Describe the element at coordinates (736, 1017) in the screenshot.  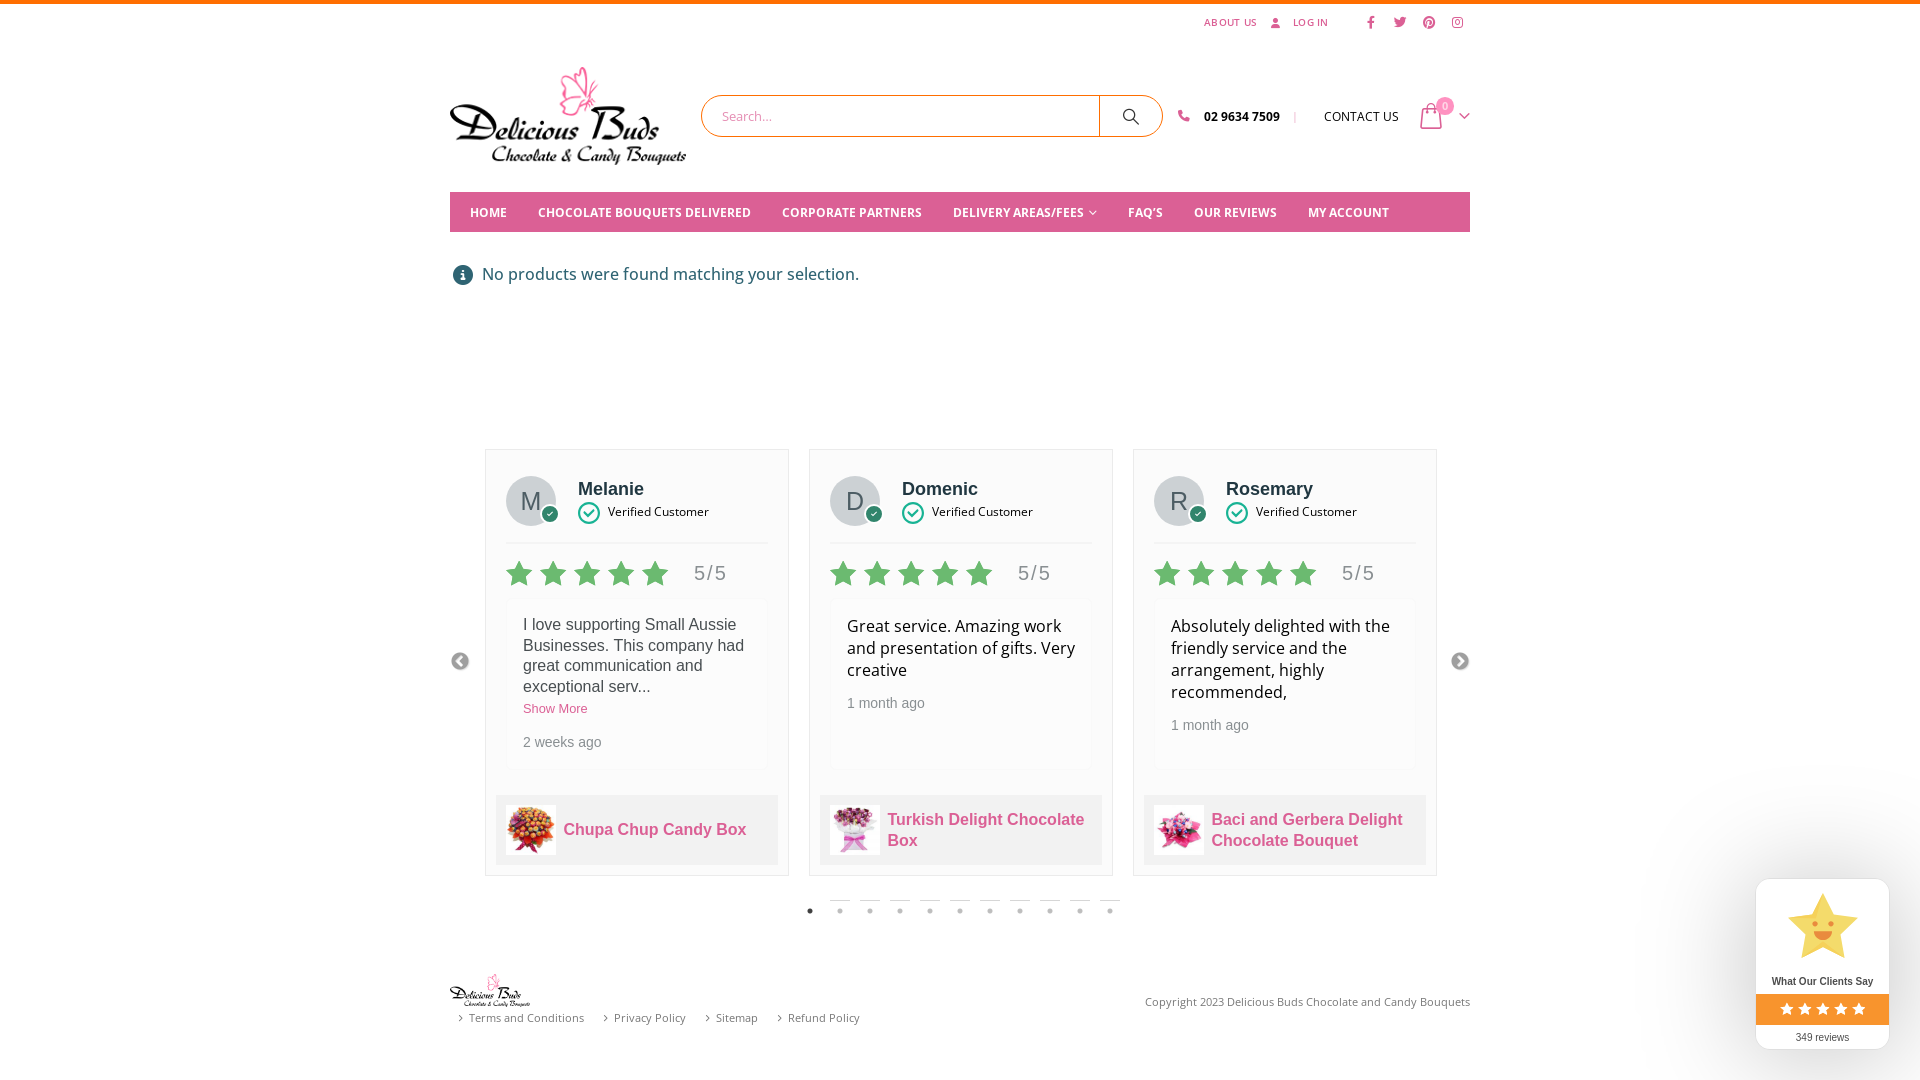
I see `'Sitemap'` at that location.